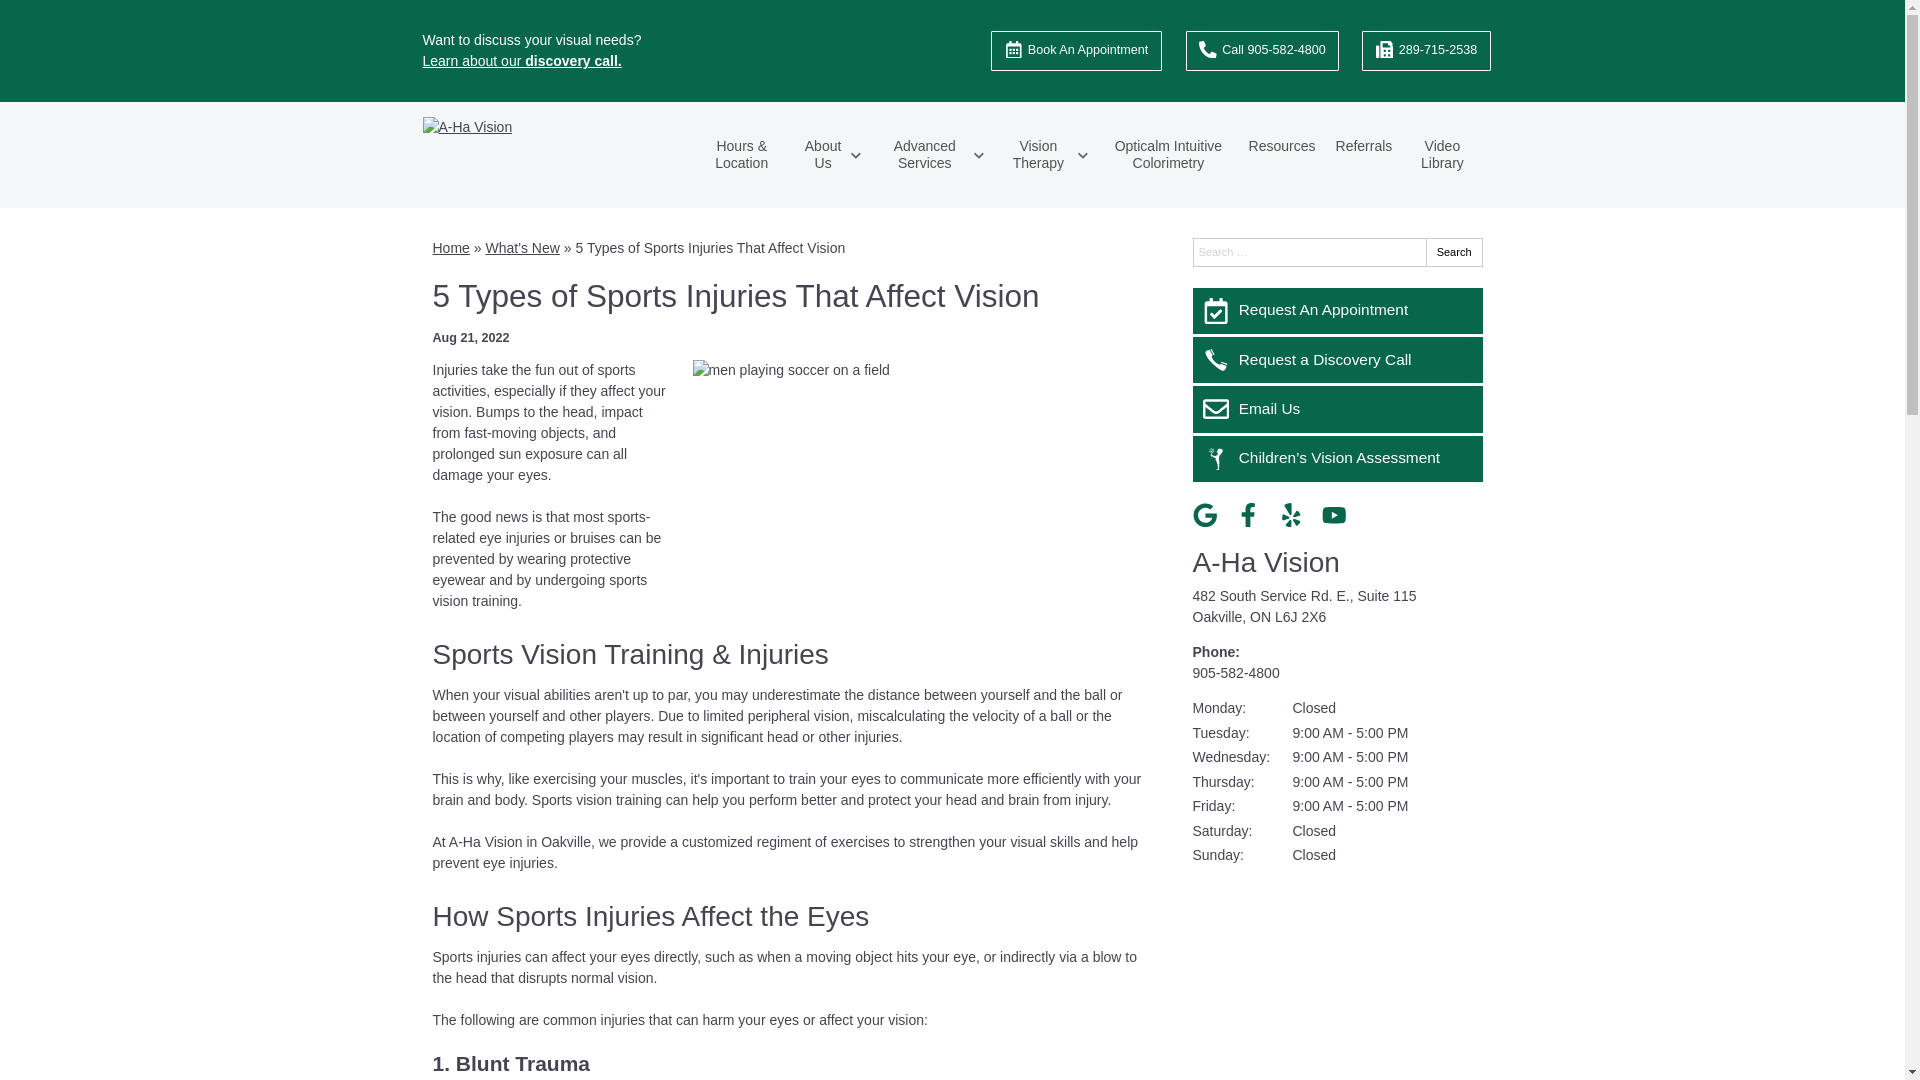 The width and height of the screenshot is (1920, 1080). What do you see at coordinates (449, 246) in the screenshot?
I see `'Home'` at bounding box center [449, 246].